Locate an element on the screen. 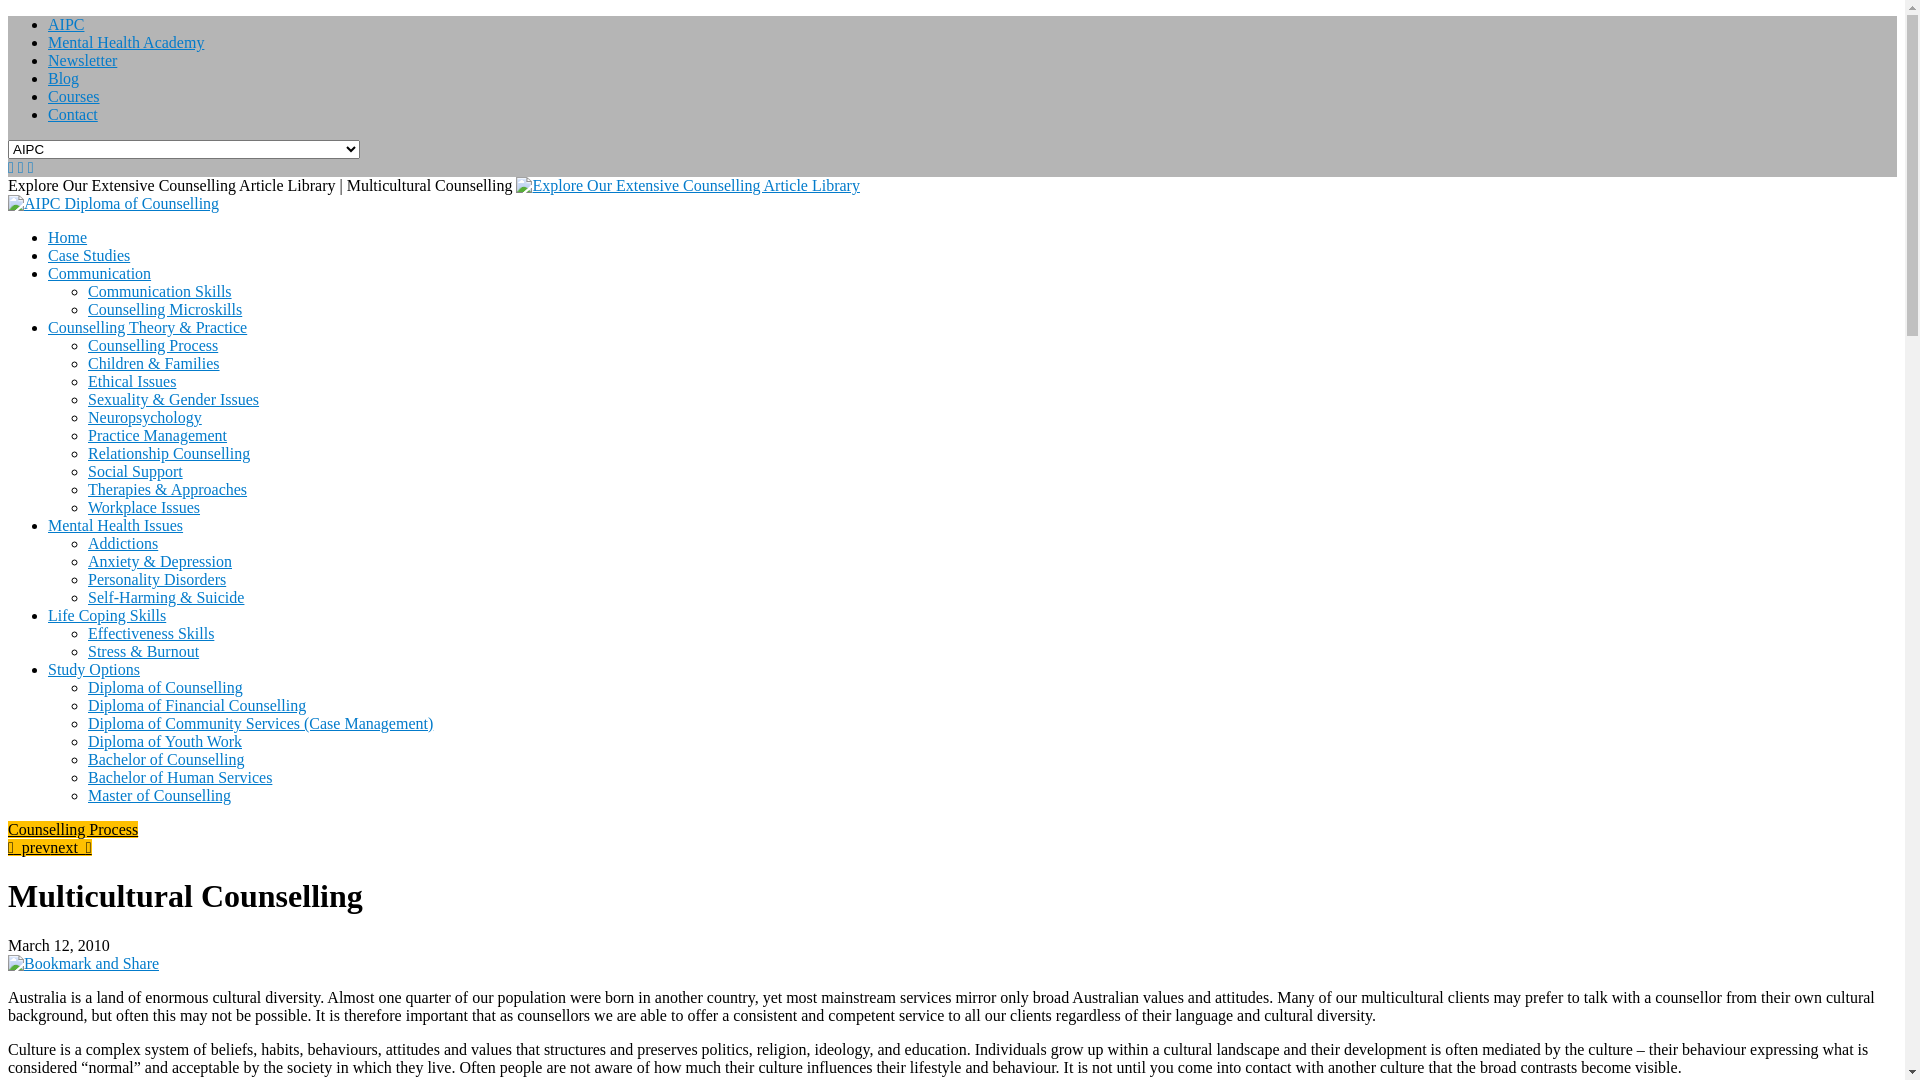 Image resolution: width=1920 pixels, height=1080 pixels. 'Contact' is located at coordinates (48, 114).